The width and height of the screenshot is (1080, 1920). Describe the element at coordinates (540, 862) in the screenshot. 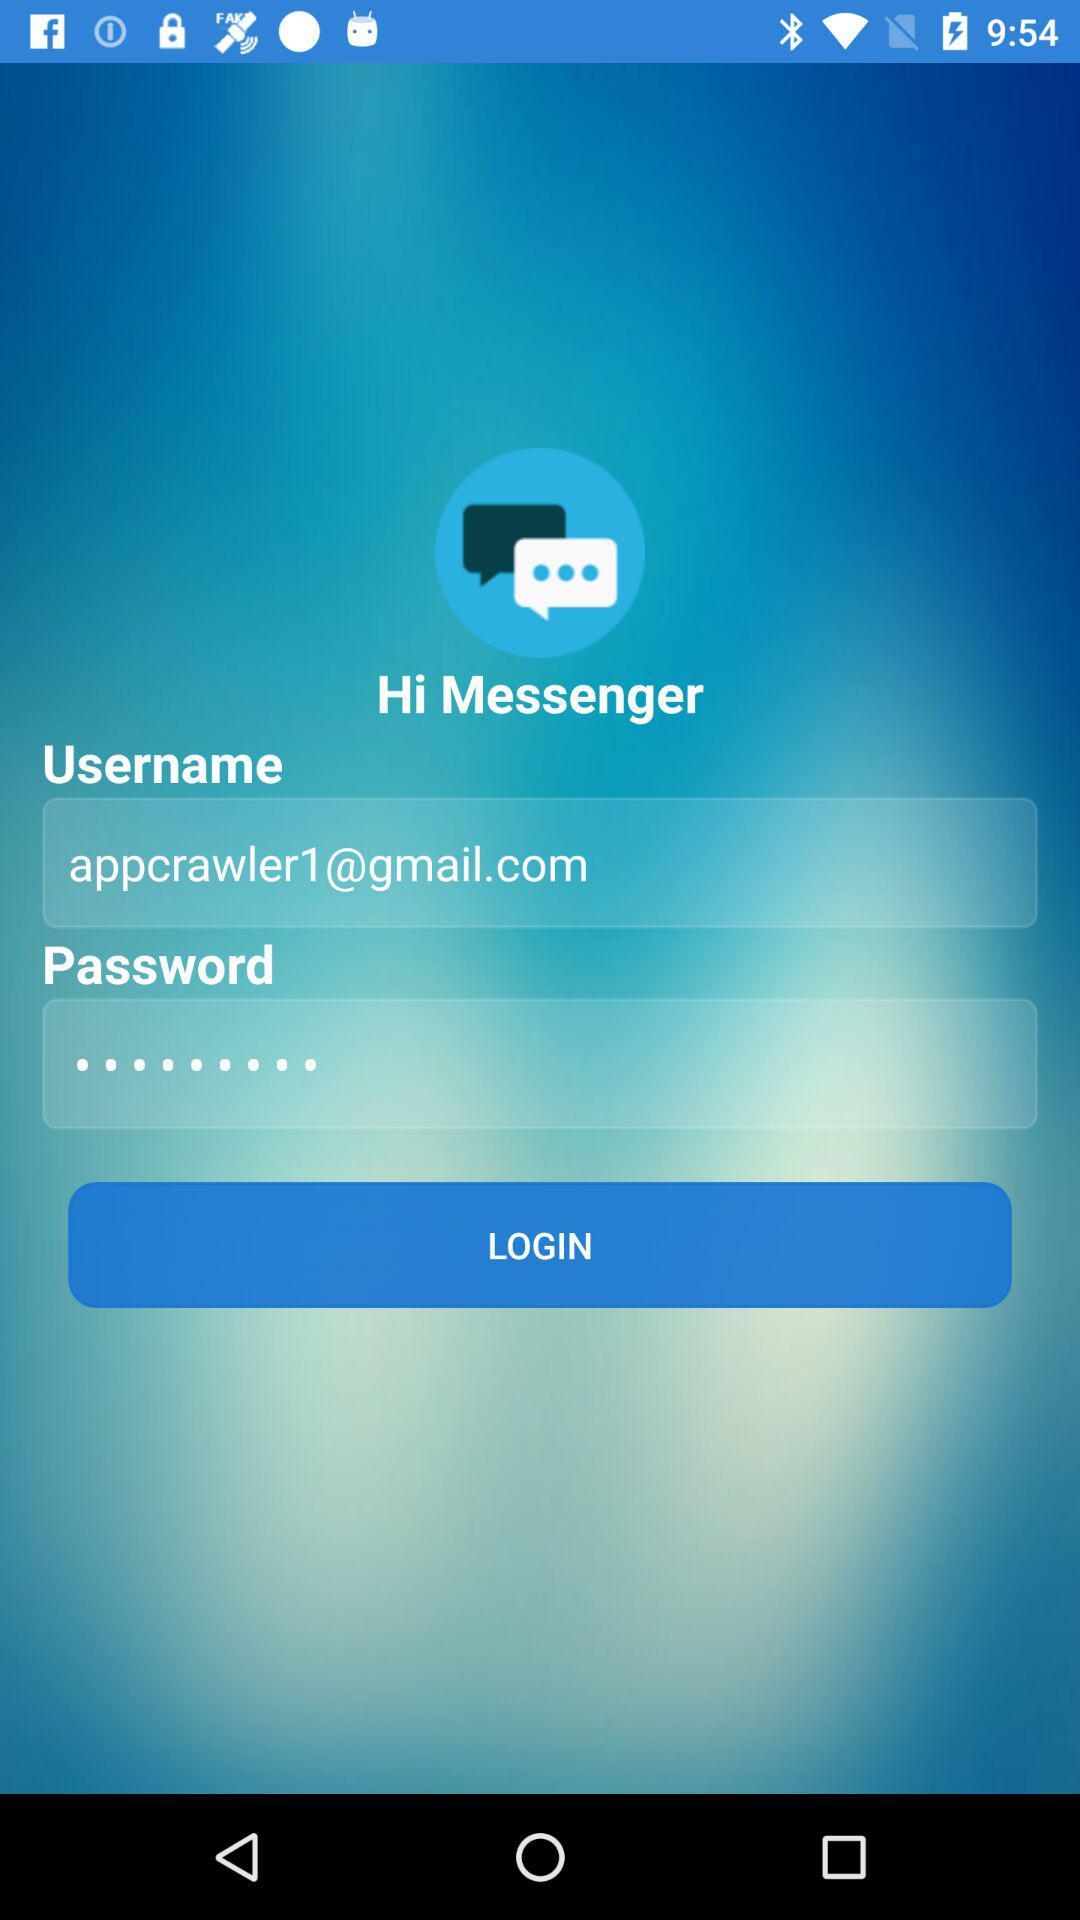

I see `the item below the username icon` at that location.